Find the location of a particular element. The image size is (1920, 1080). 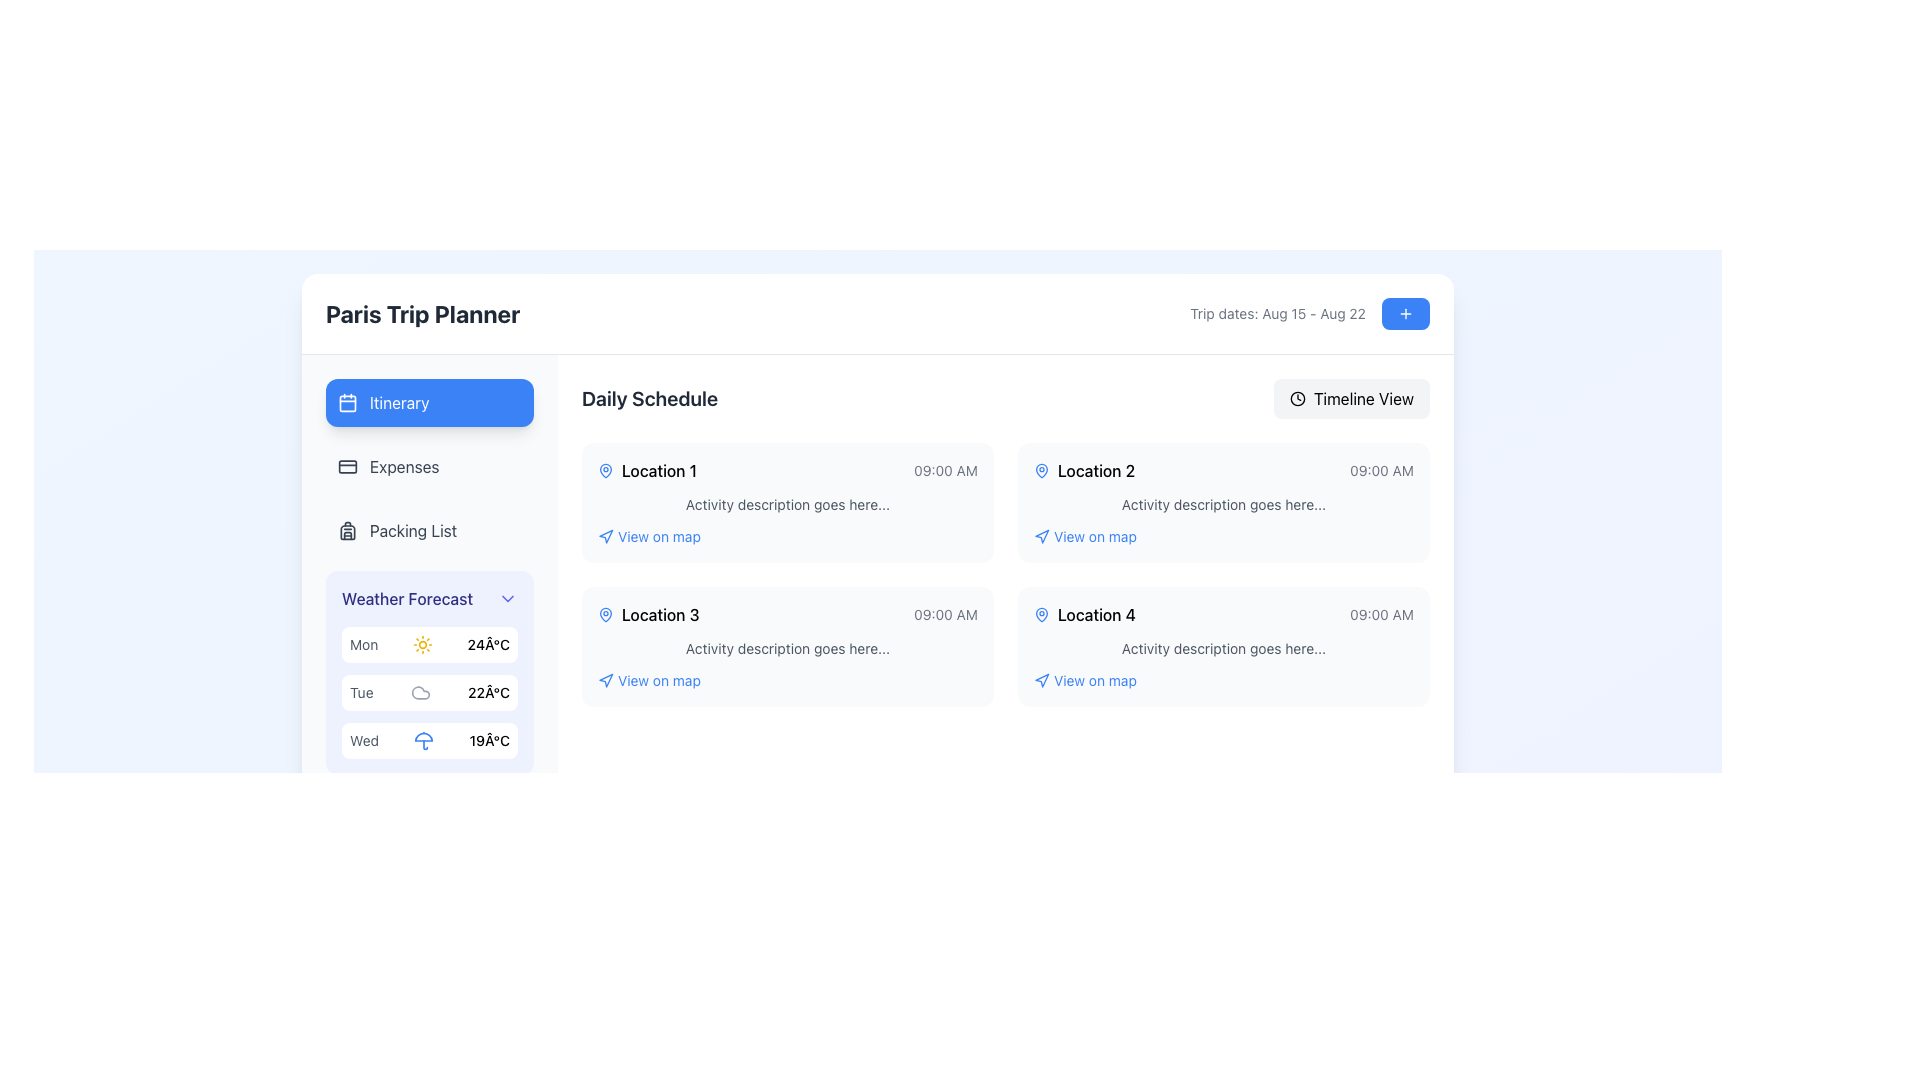

the sun icon located in the Weather Forecast panel, which is situated next to the text 'Mon' and before '24°C' is located at coordinates (421, 644).